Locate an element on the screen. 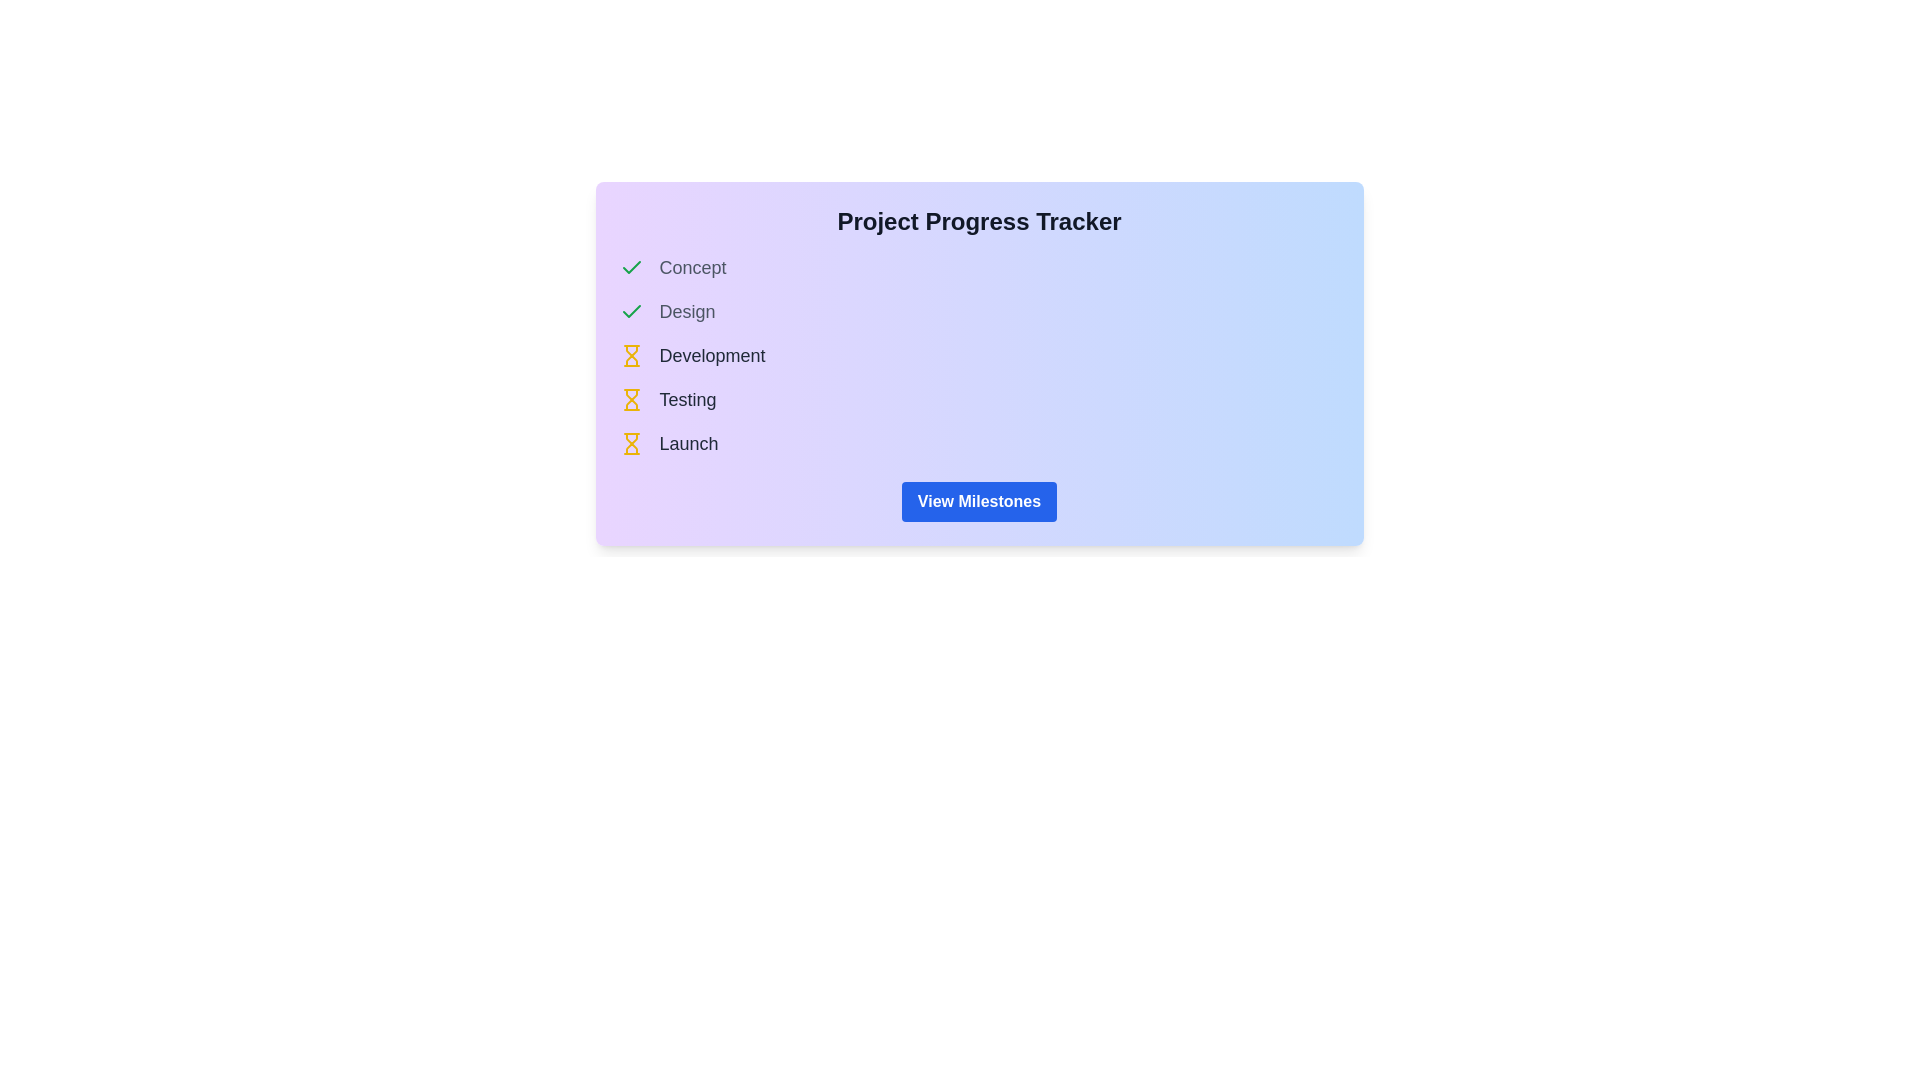 Image resolution: width=1920 pixels, height=1080 pixels. the 'Development' milestone in the Project Progress Tracker, which is the third entry in the vertical list of milestones is located at coordinates (712, 354).